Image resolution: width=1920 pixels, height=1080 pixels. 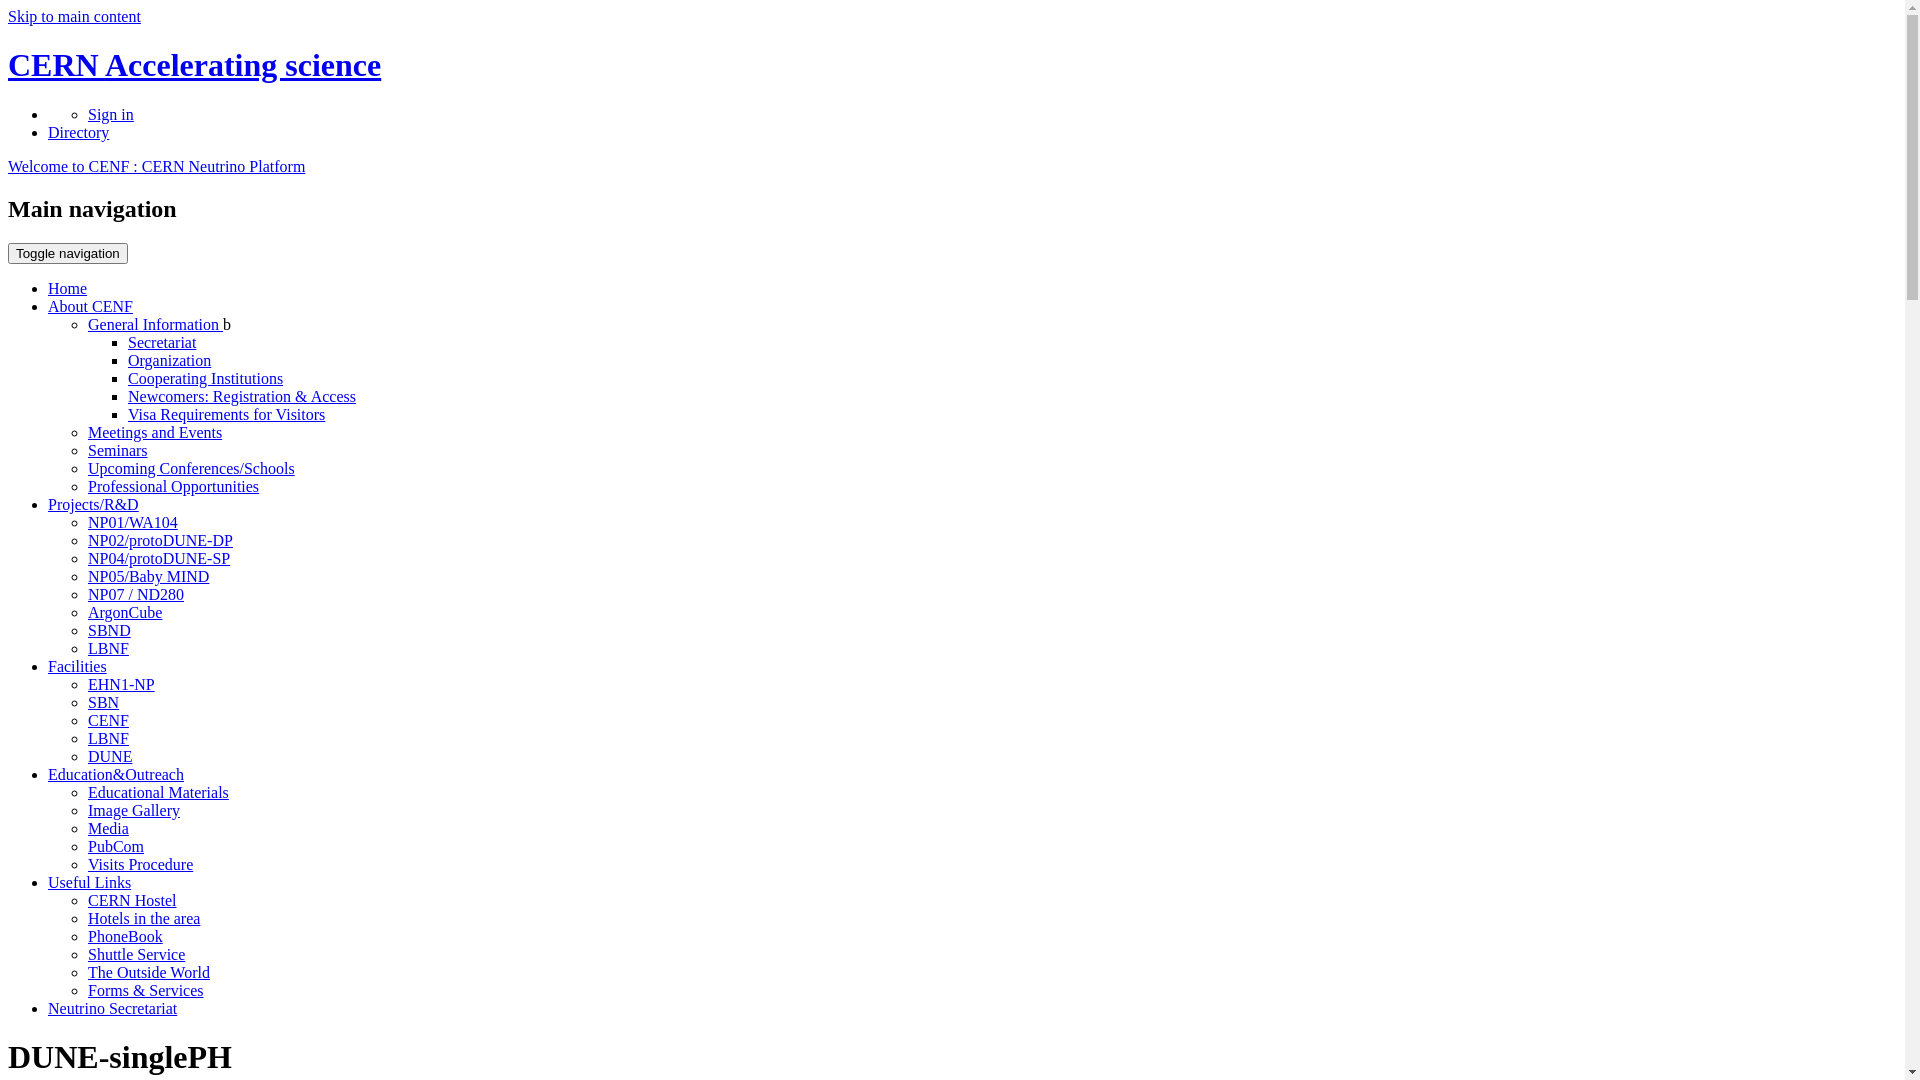 What do you see at coordinates (86, 114) in the screenshot?
I see `'Sign in'` at bounding box center [86, 114].